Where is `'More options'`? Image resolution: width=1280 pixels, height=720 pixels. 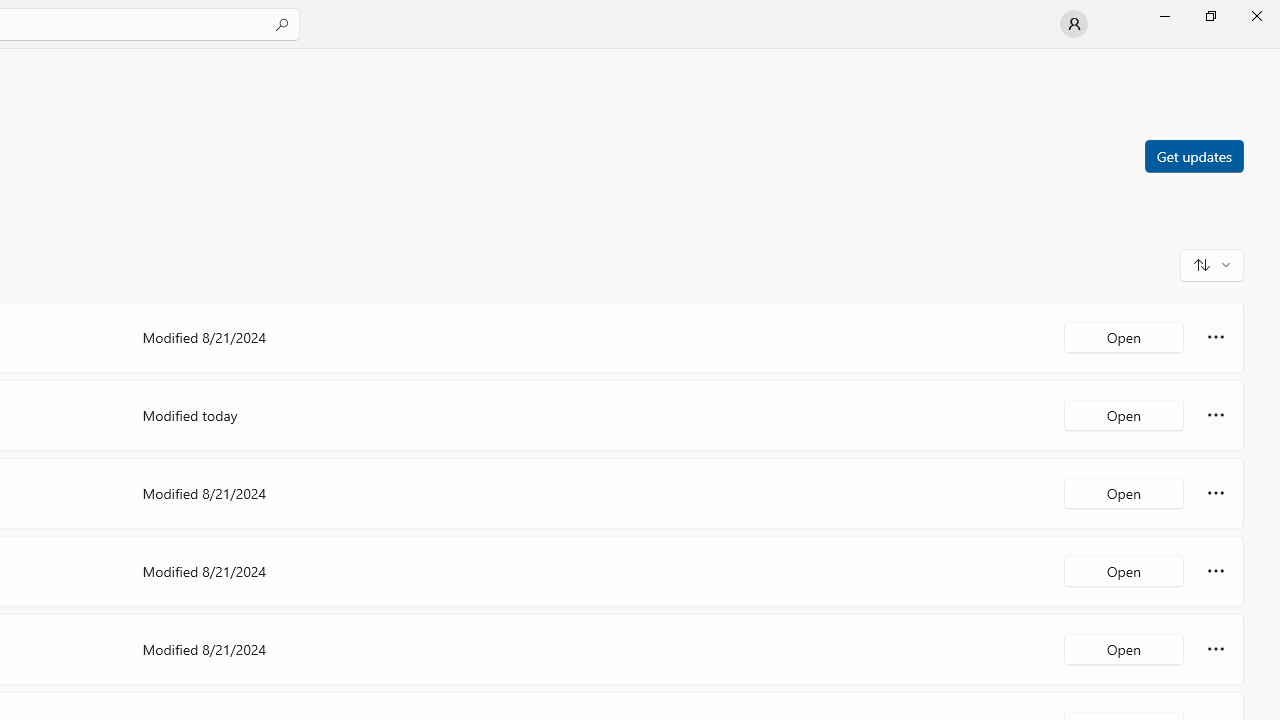 'More options' is located at coordinates (1215, 649).